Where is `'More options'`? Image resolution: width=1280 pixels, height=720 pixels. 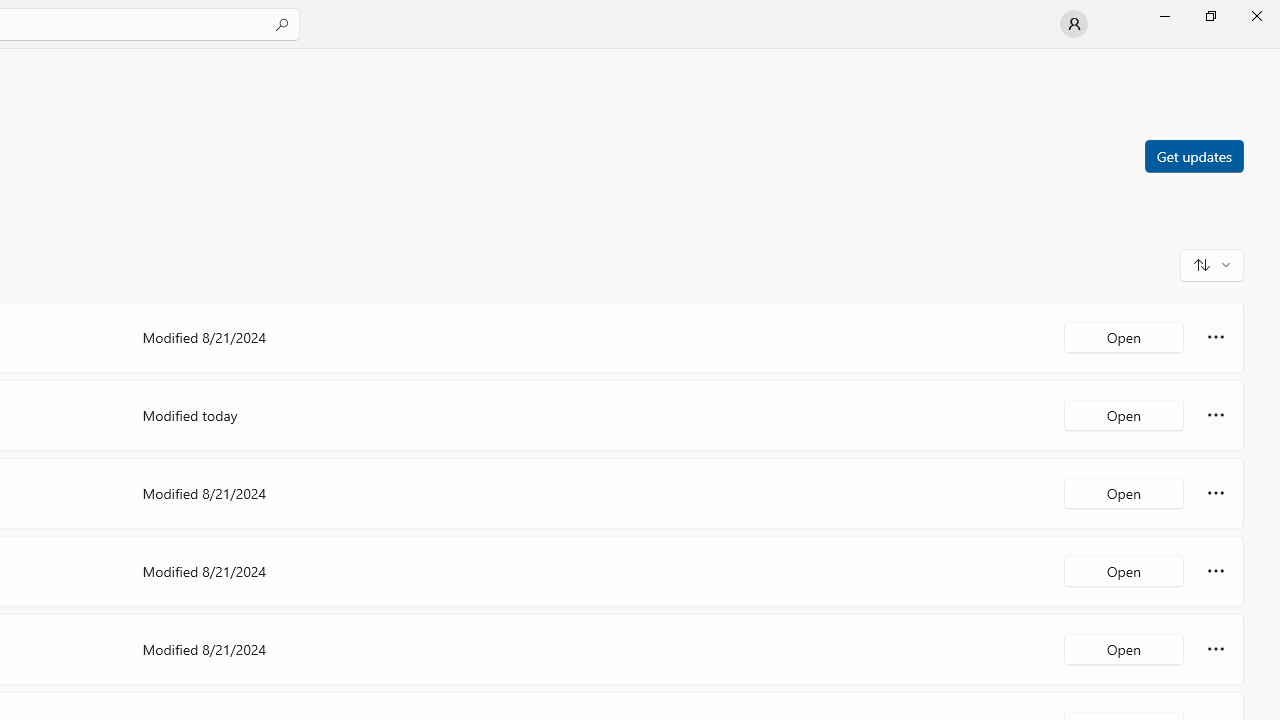 'More options' is located at coordinates (1215, 649).